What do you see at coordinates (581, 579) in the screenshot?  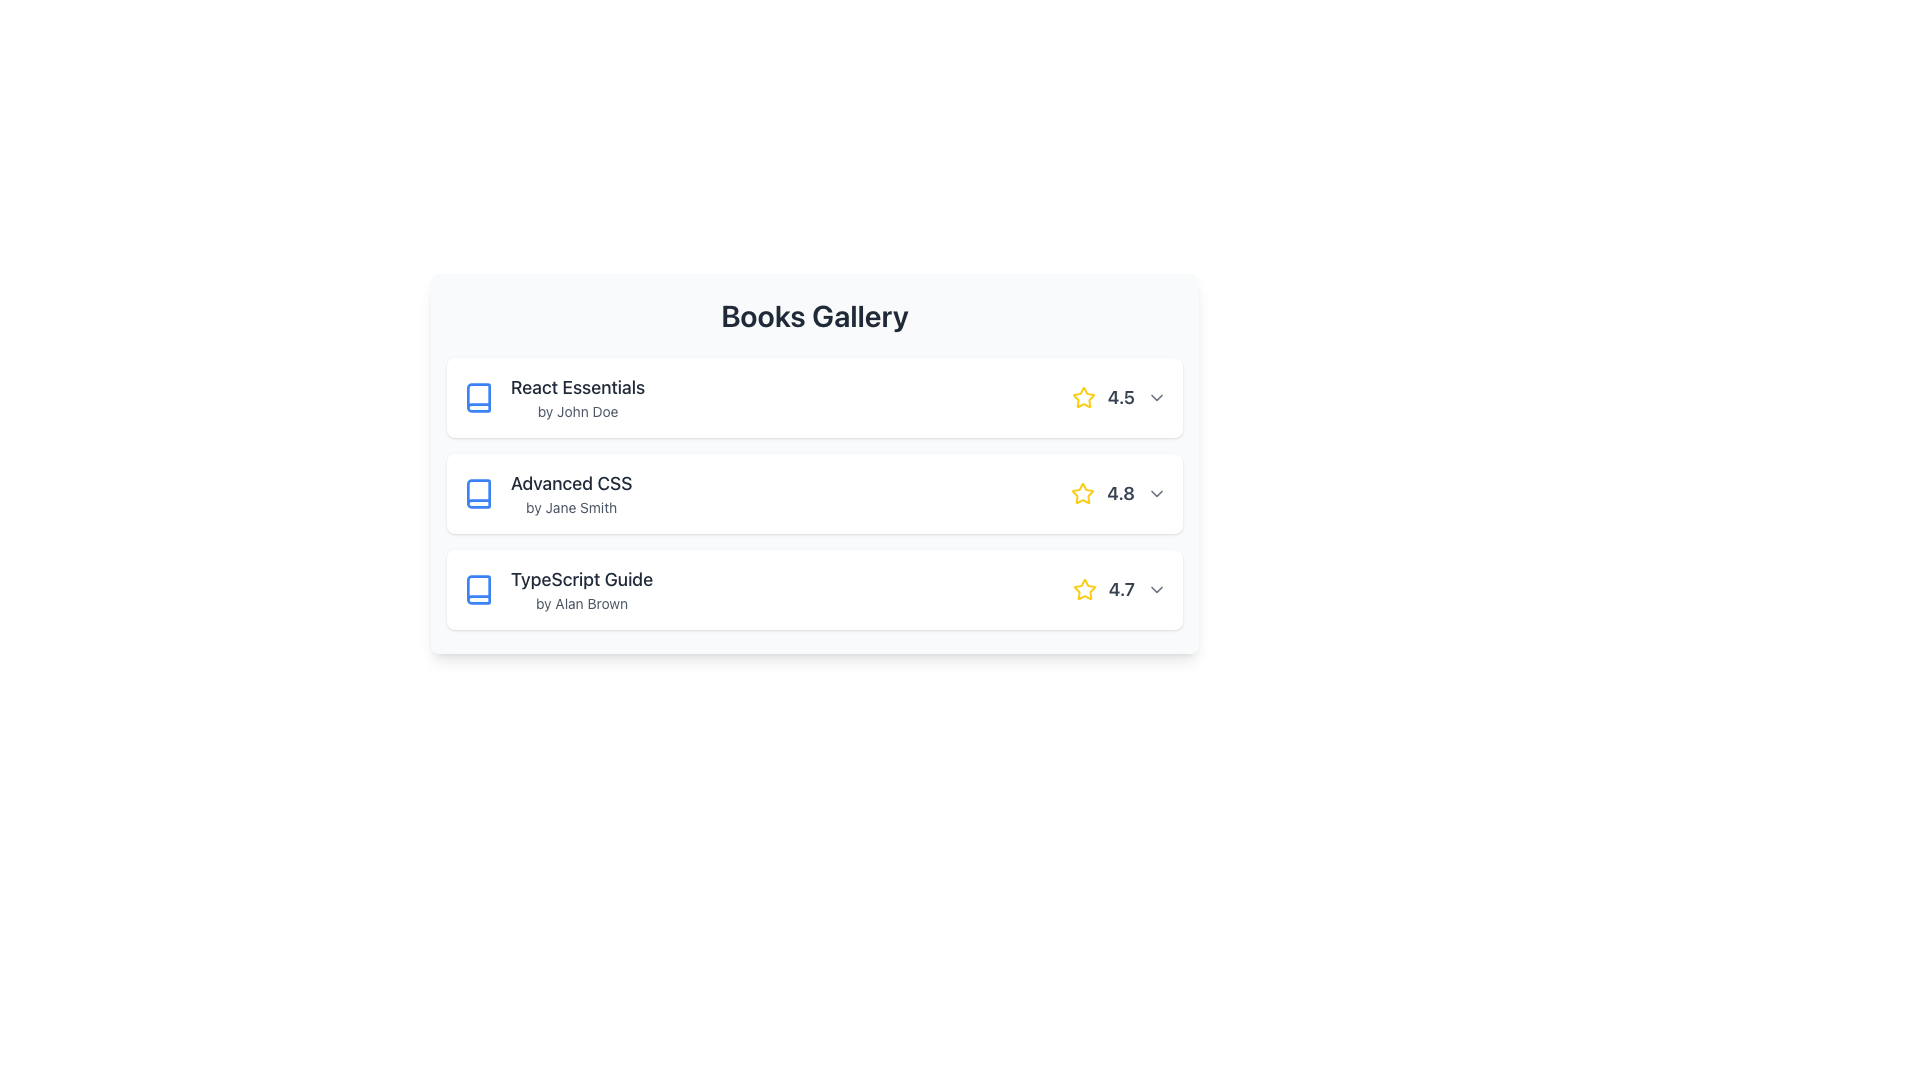 I see `on the text label titled 'TypeScript Guide', which is the primary title of the last book entry in the list` at bounding box center [581, 579].